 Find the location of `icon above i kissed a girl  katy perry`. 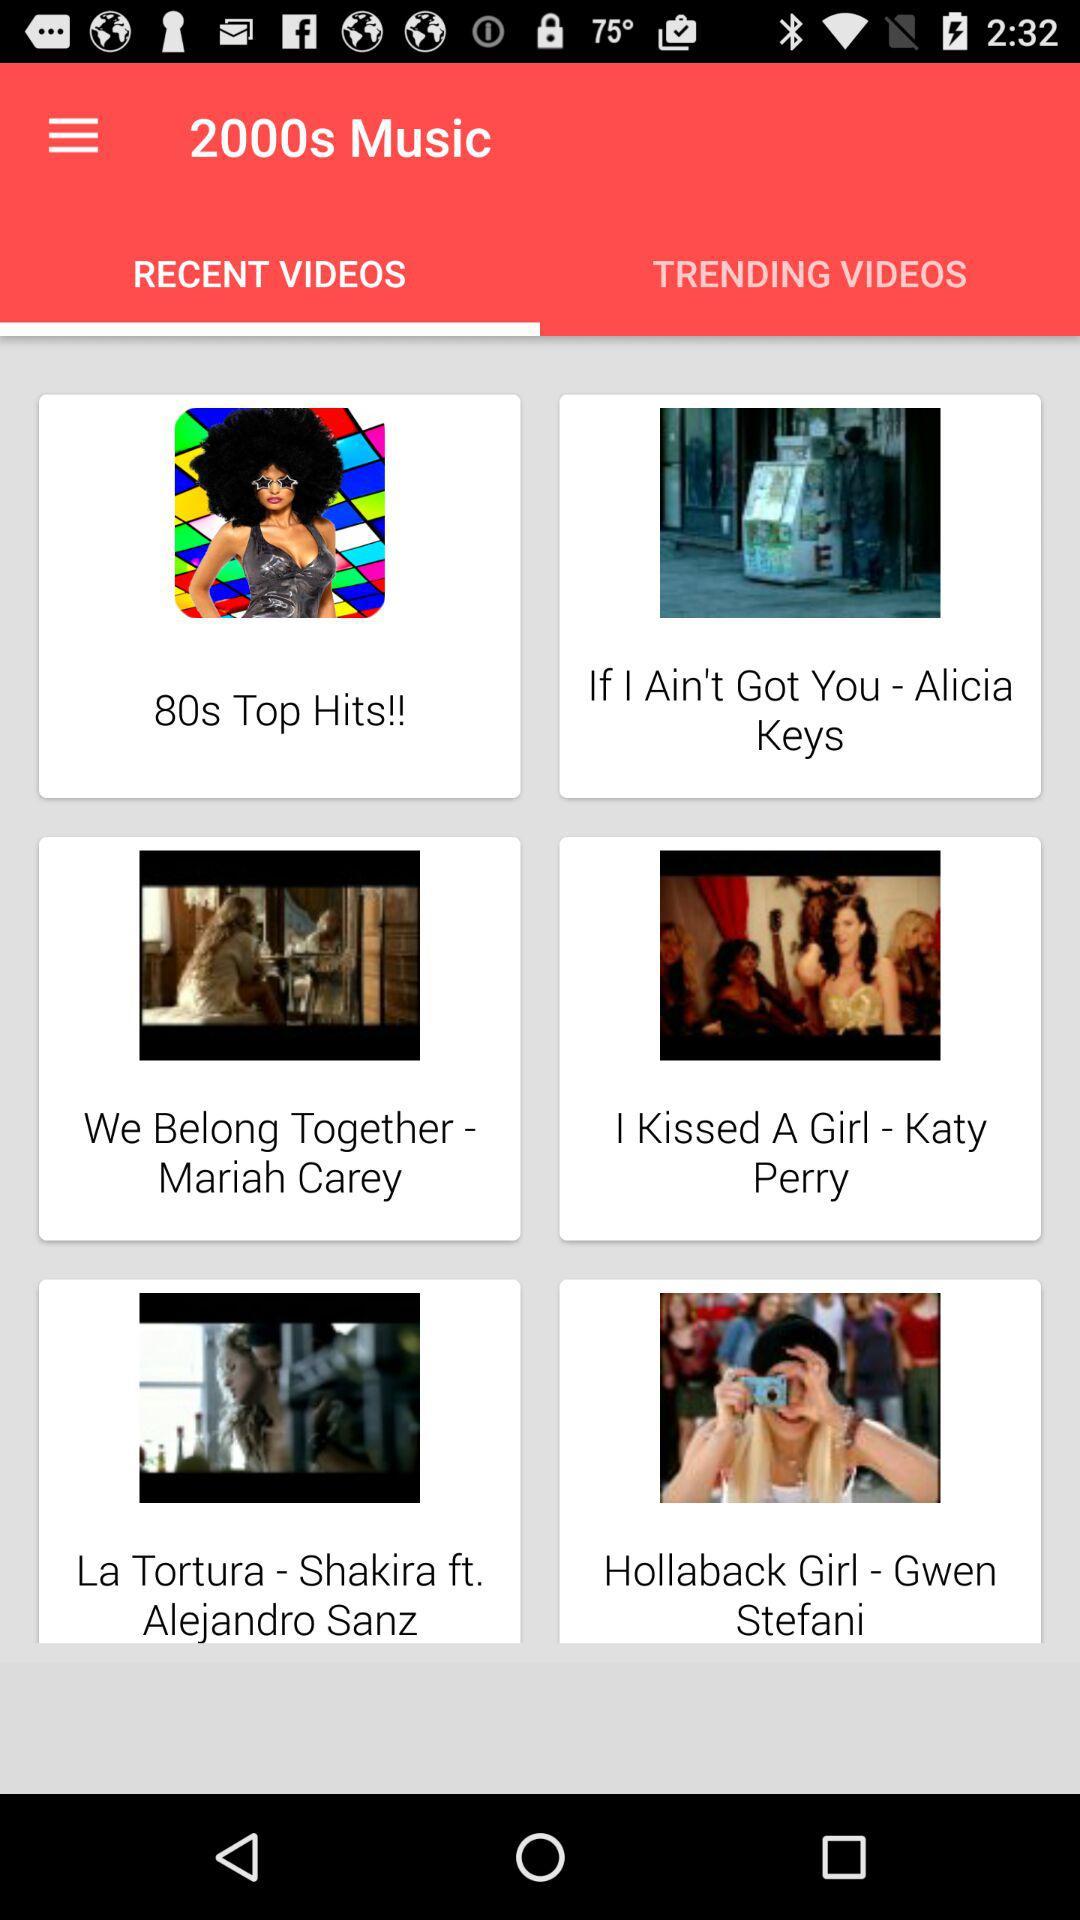

icon above i kissed a girl  katy perry is located at coordinates (799, 954).